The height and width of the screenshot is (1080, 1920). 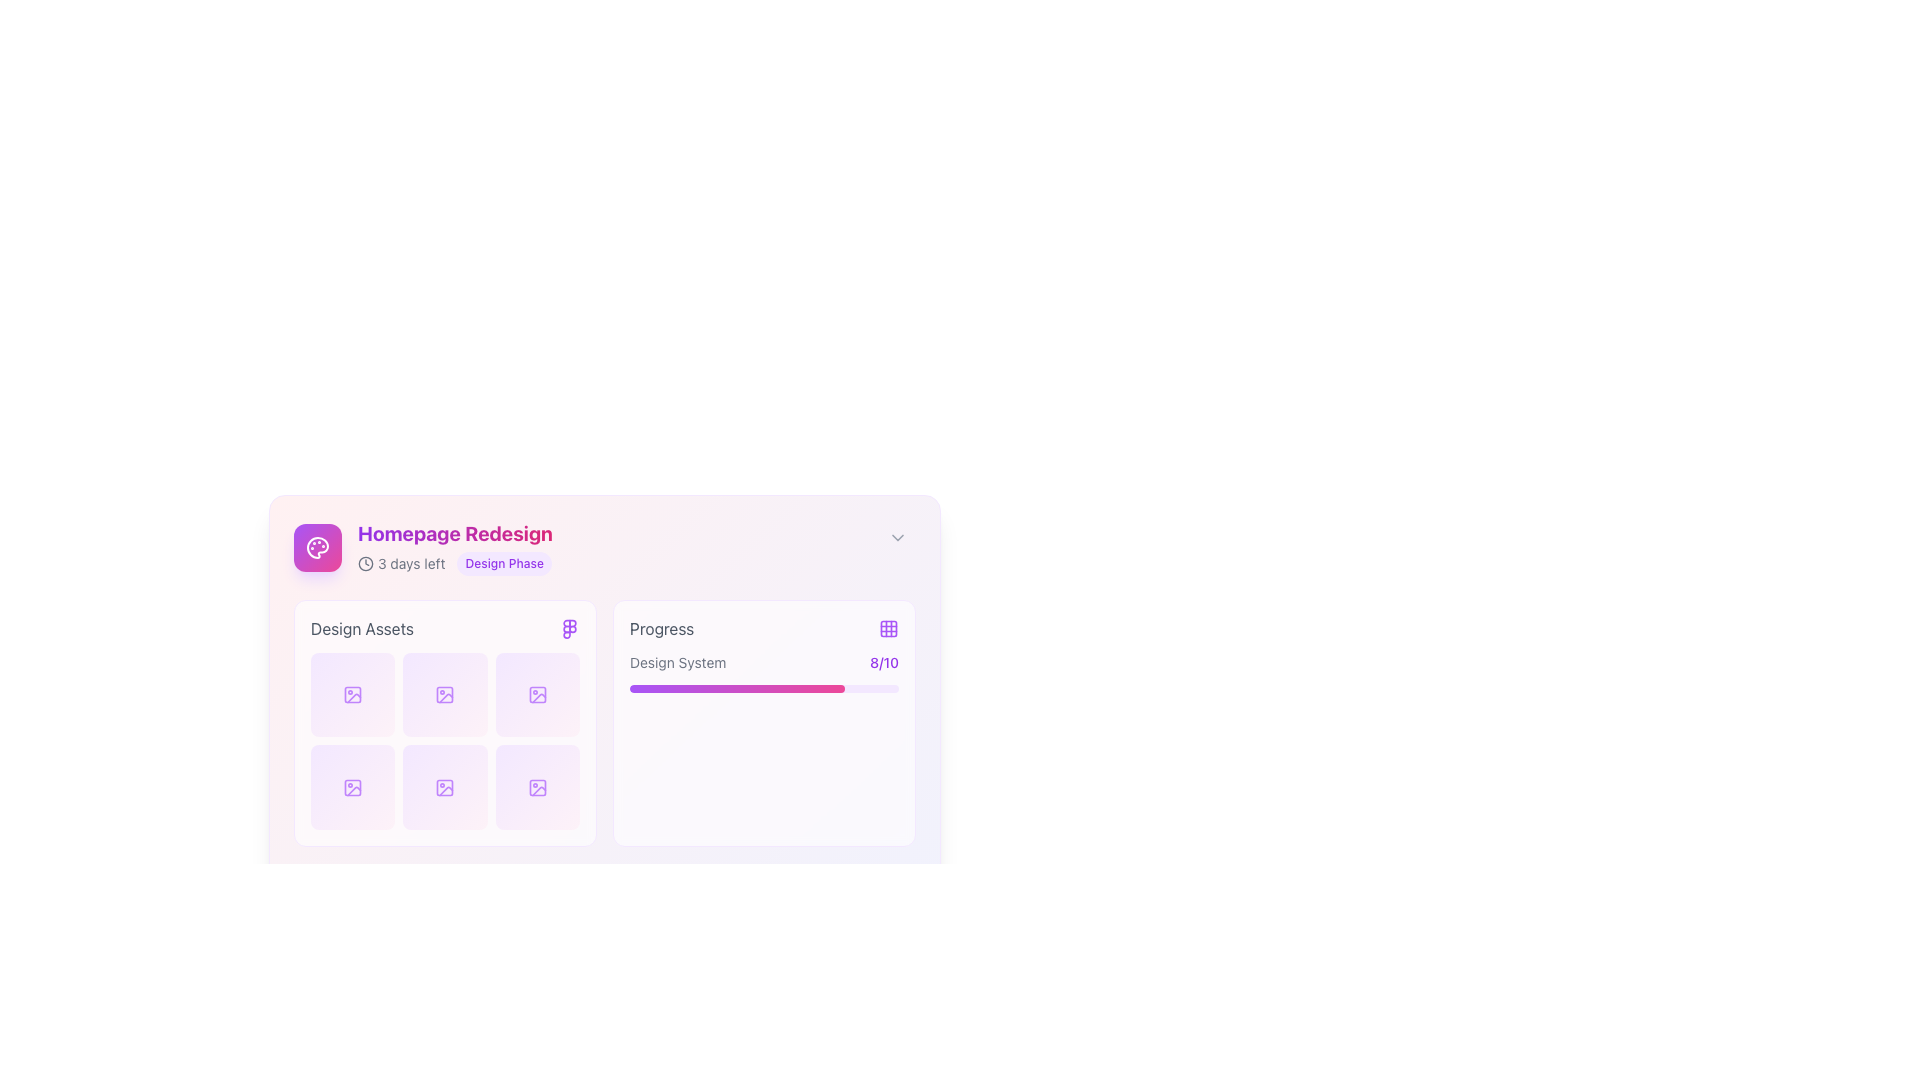 What do you see at coordinates (365, 563) in the screenshot?
I see `the circular element of the clock icon located in the top-right region of the 'Homepage Redesign' card` at bounding box center [365, 563].